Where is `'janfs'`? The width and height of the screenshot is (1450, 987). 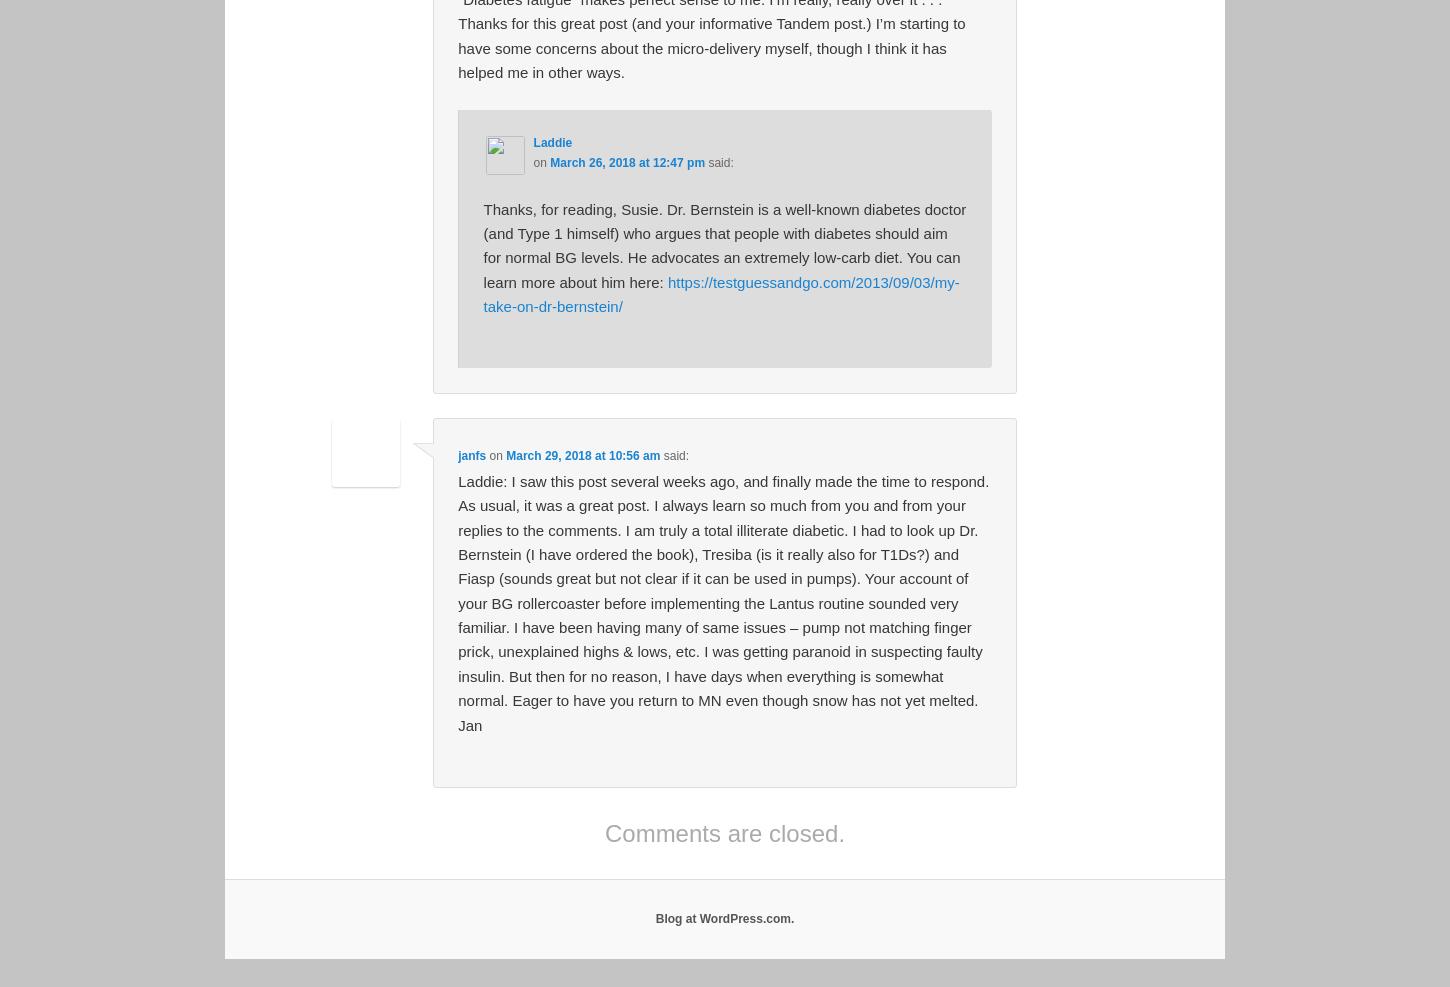 'janfs' is located at coordinates (470, 454).